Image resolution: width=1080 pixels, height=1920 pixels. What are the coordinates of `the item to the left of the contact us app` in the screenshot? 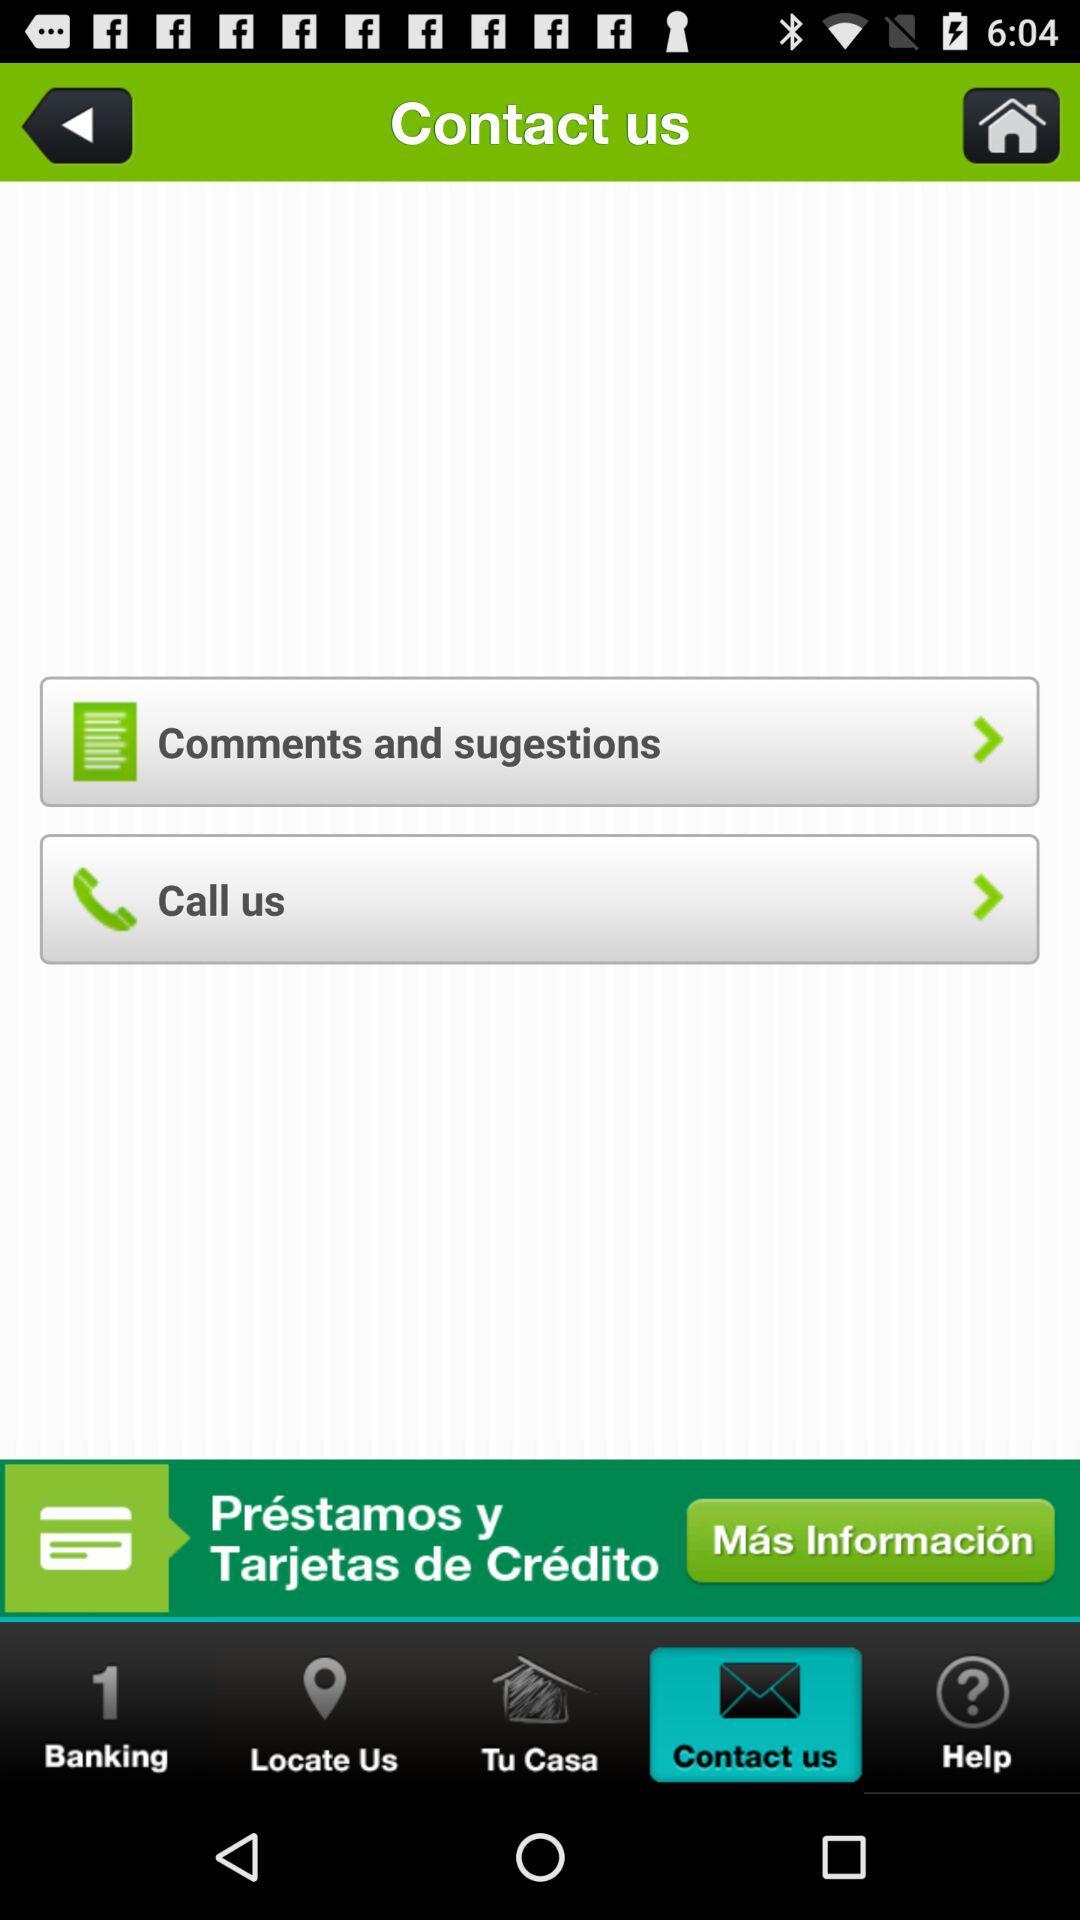 It's located at (80, 121).